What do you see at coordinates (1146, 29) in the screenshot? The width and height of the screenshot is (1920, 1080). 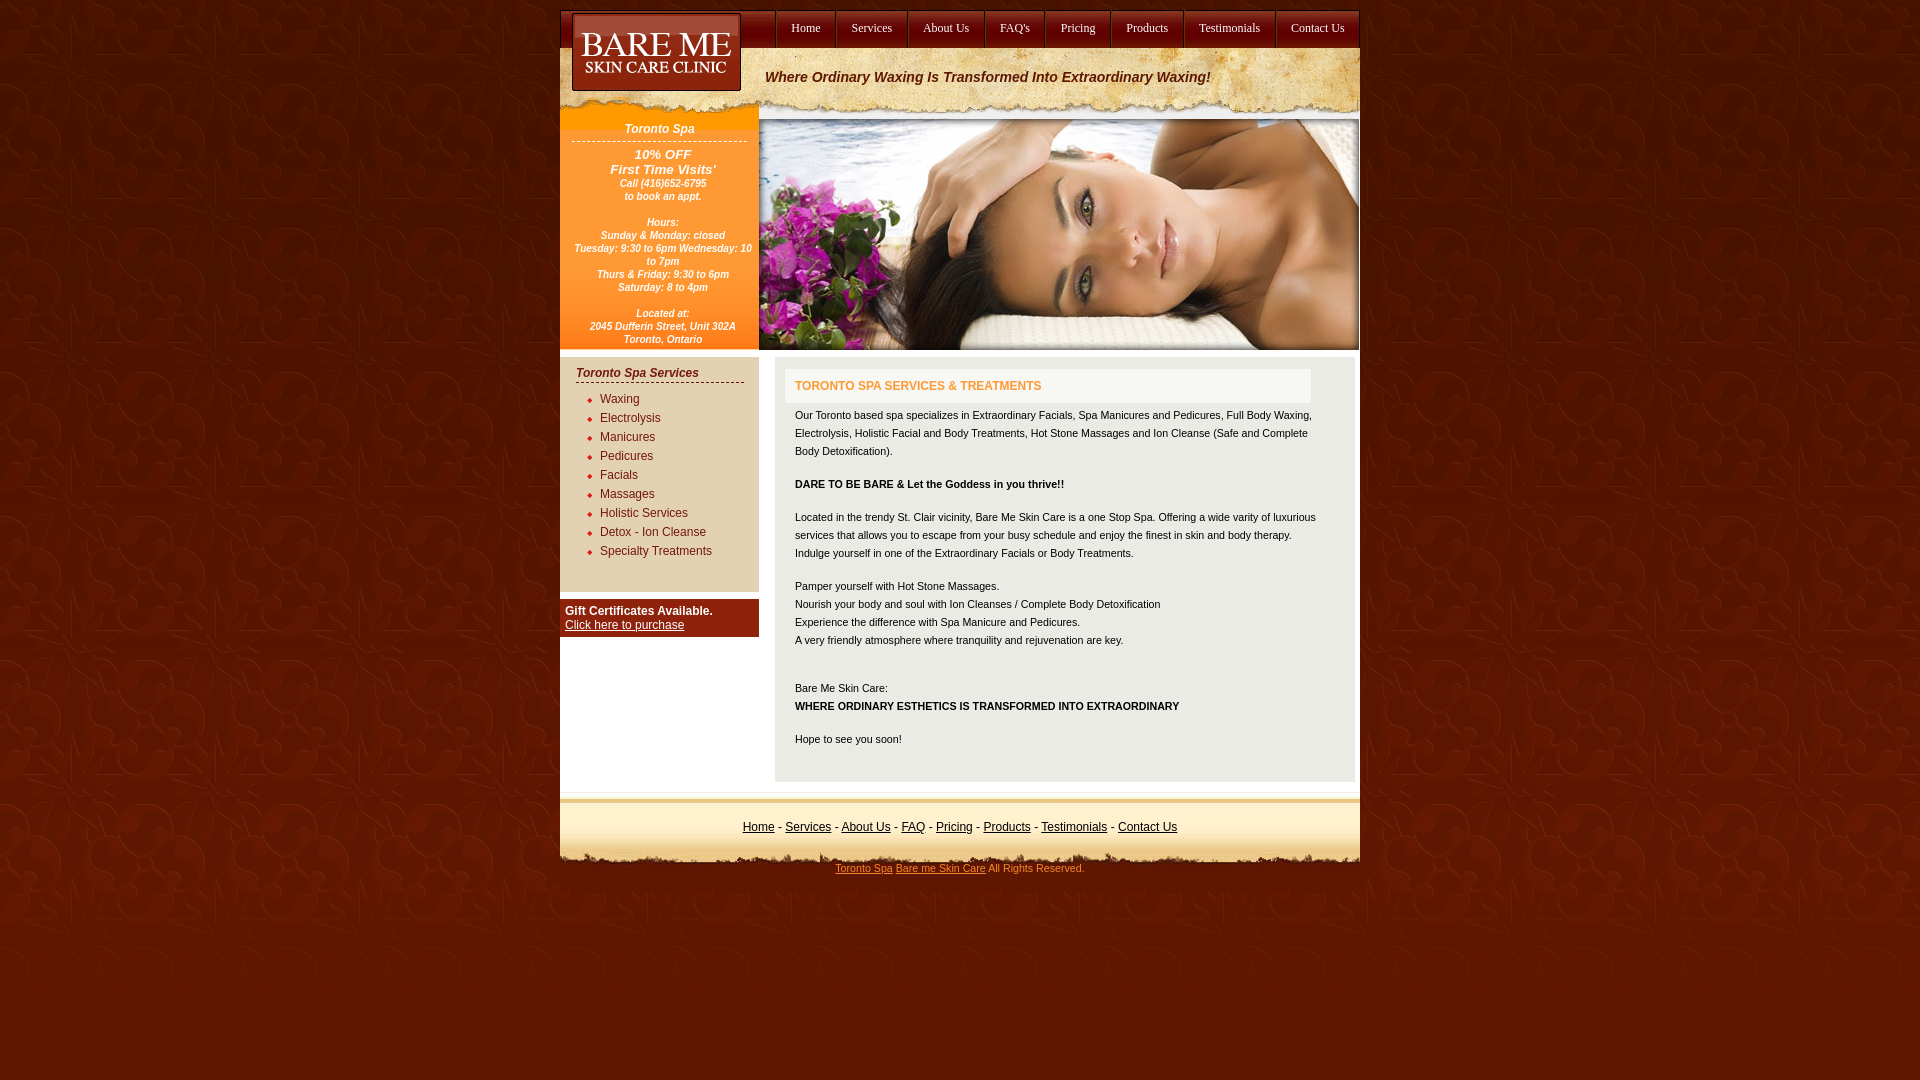 I see `'Products'` at bounding box center [1146, 29].